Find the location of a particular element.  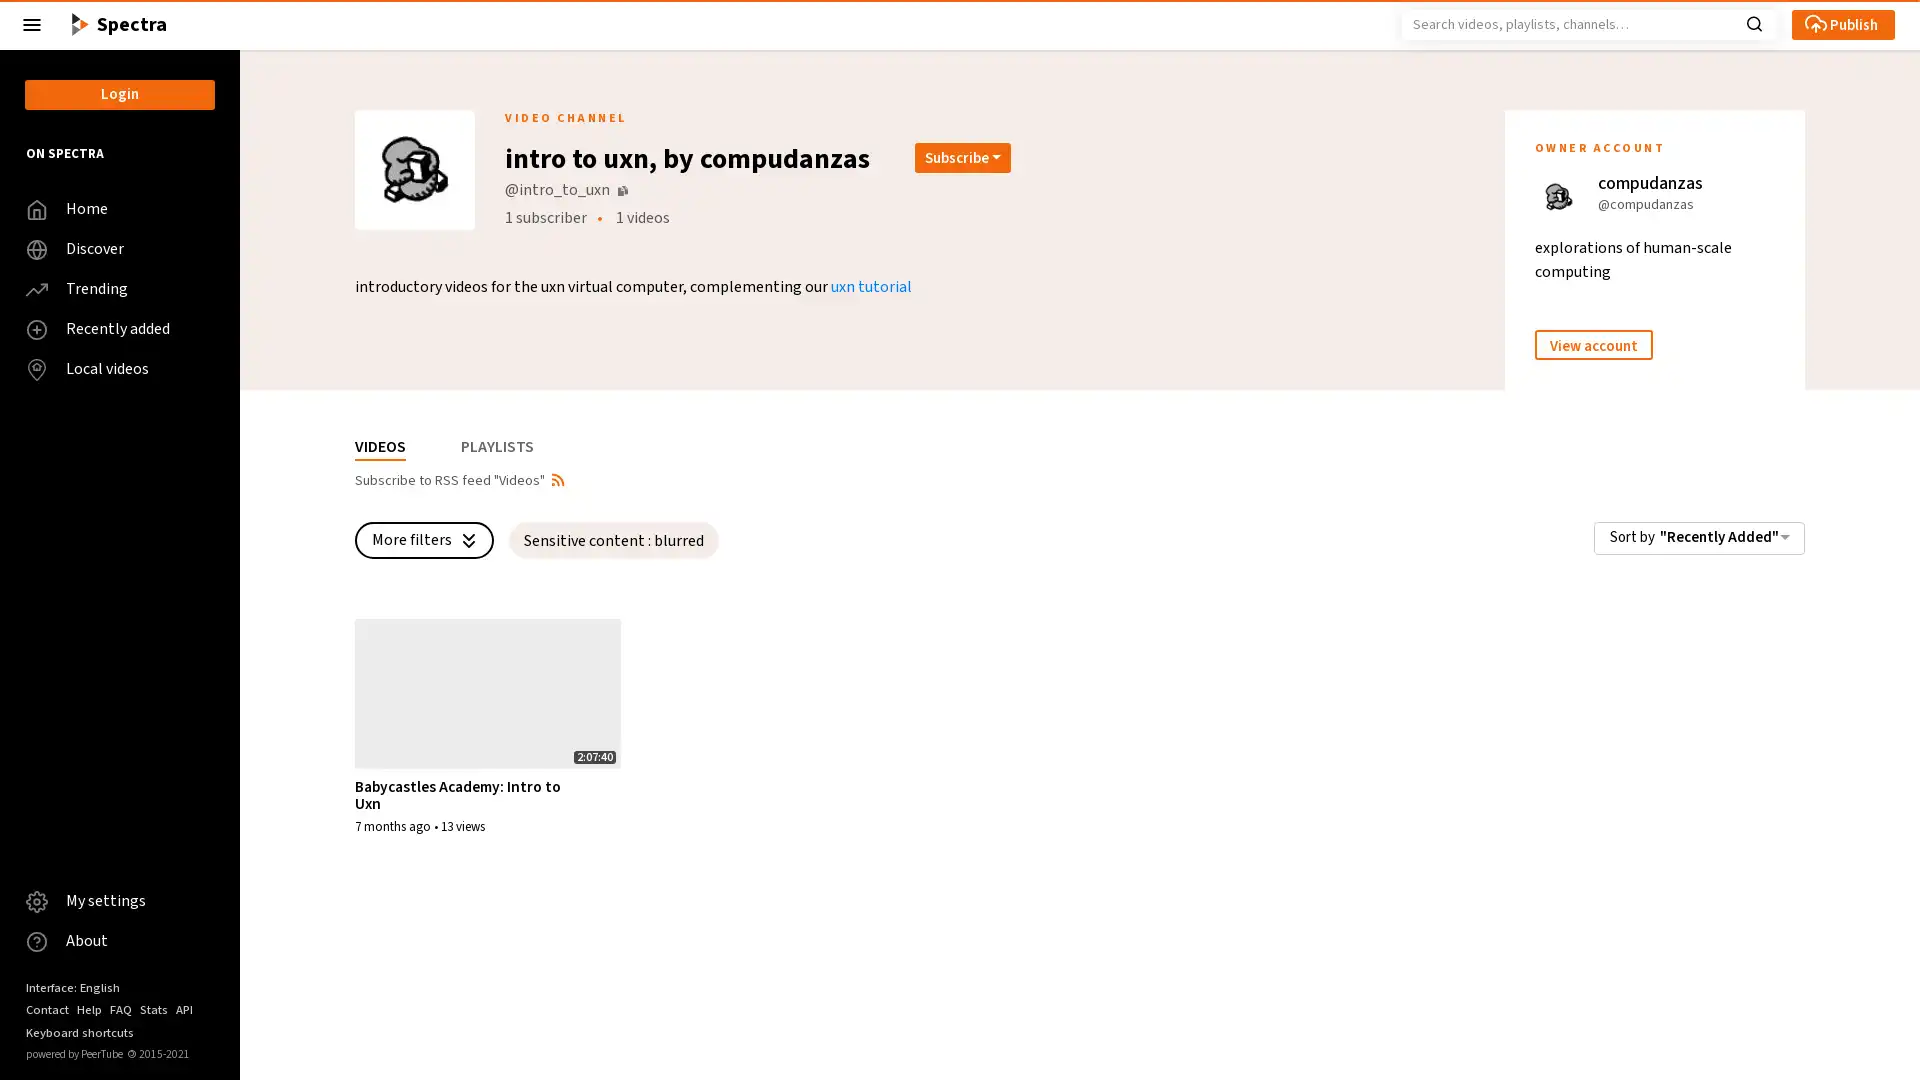

Open syndication dropdown is located at coordinates (557, 478).